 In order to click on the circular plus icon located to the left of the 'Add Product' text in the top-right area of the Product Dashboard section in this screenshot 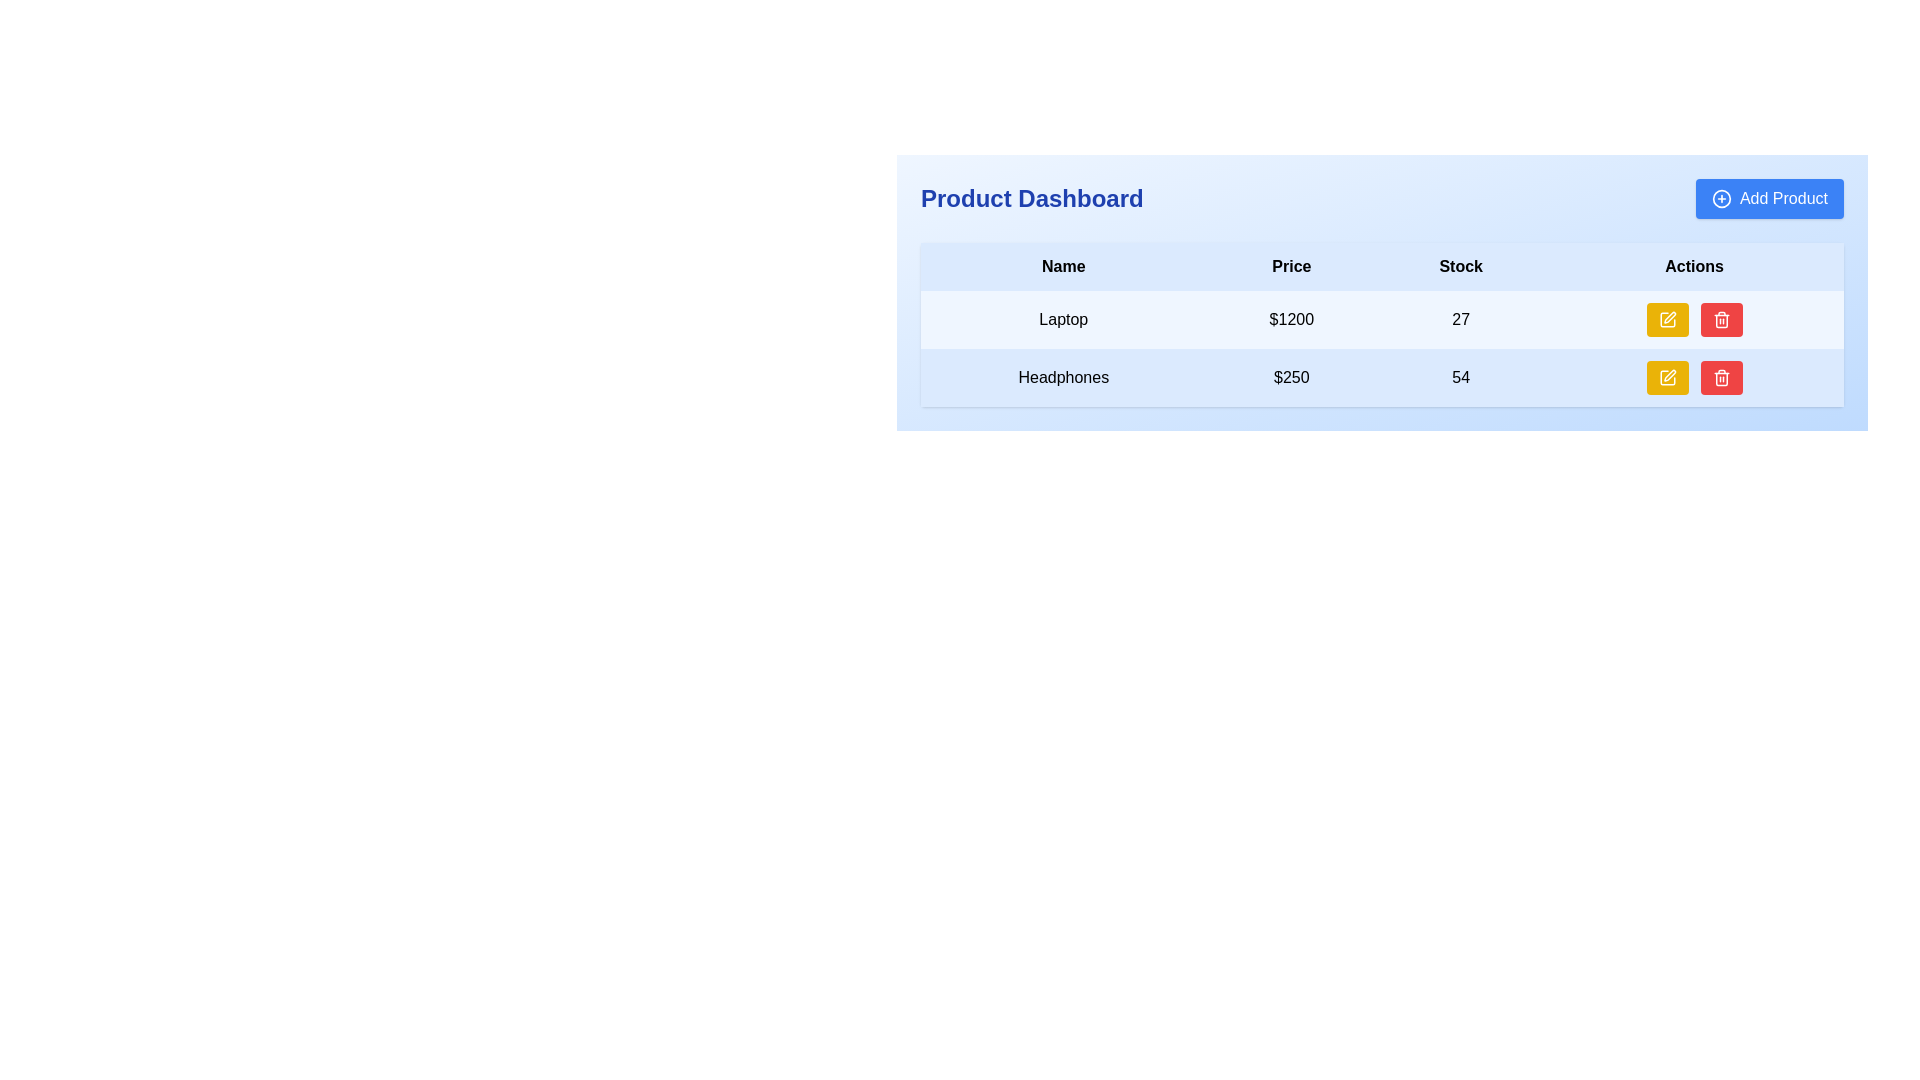, I will do `click(1720, 199)`.